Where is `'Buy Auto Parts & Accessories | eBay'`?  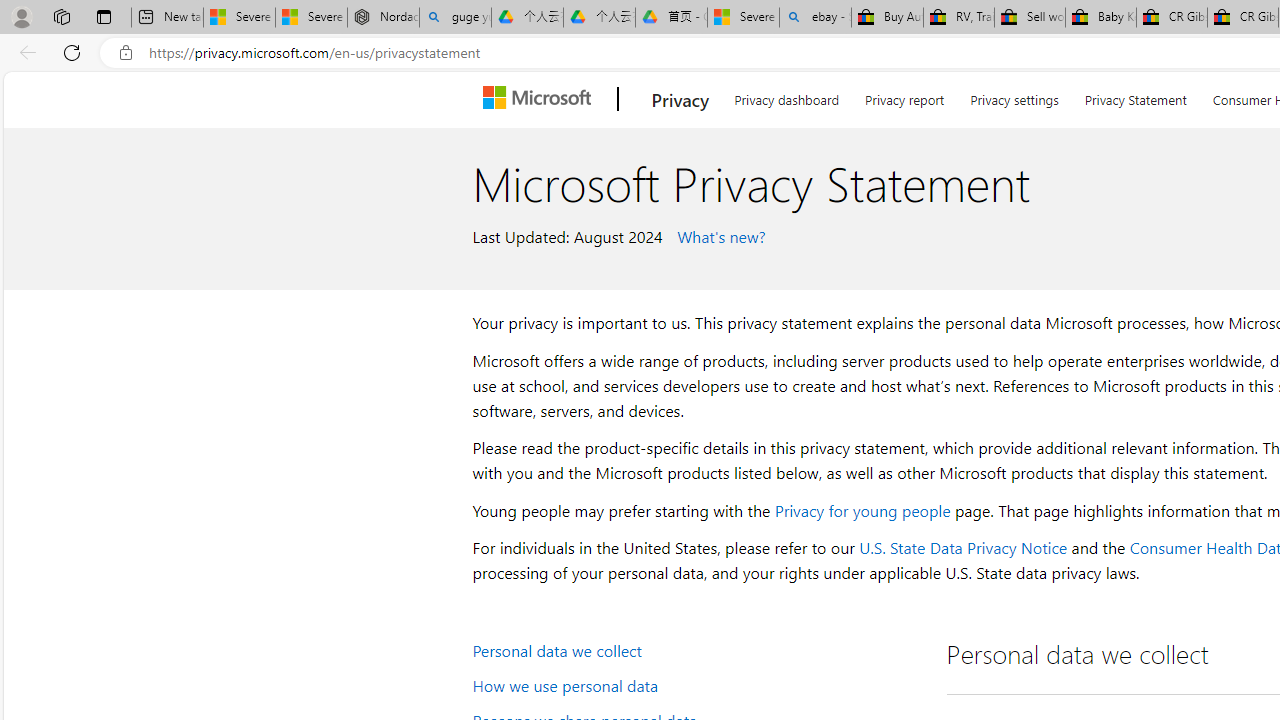
'Buy Auto Parts & Accessories | eBay' is located at coordinates (886, 17).